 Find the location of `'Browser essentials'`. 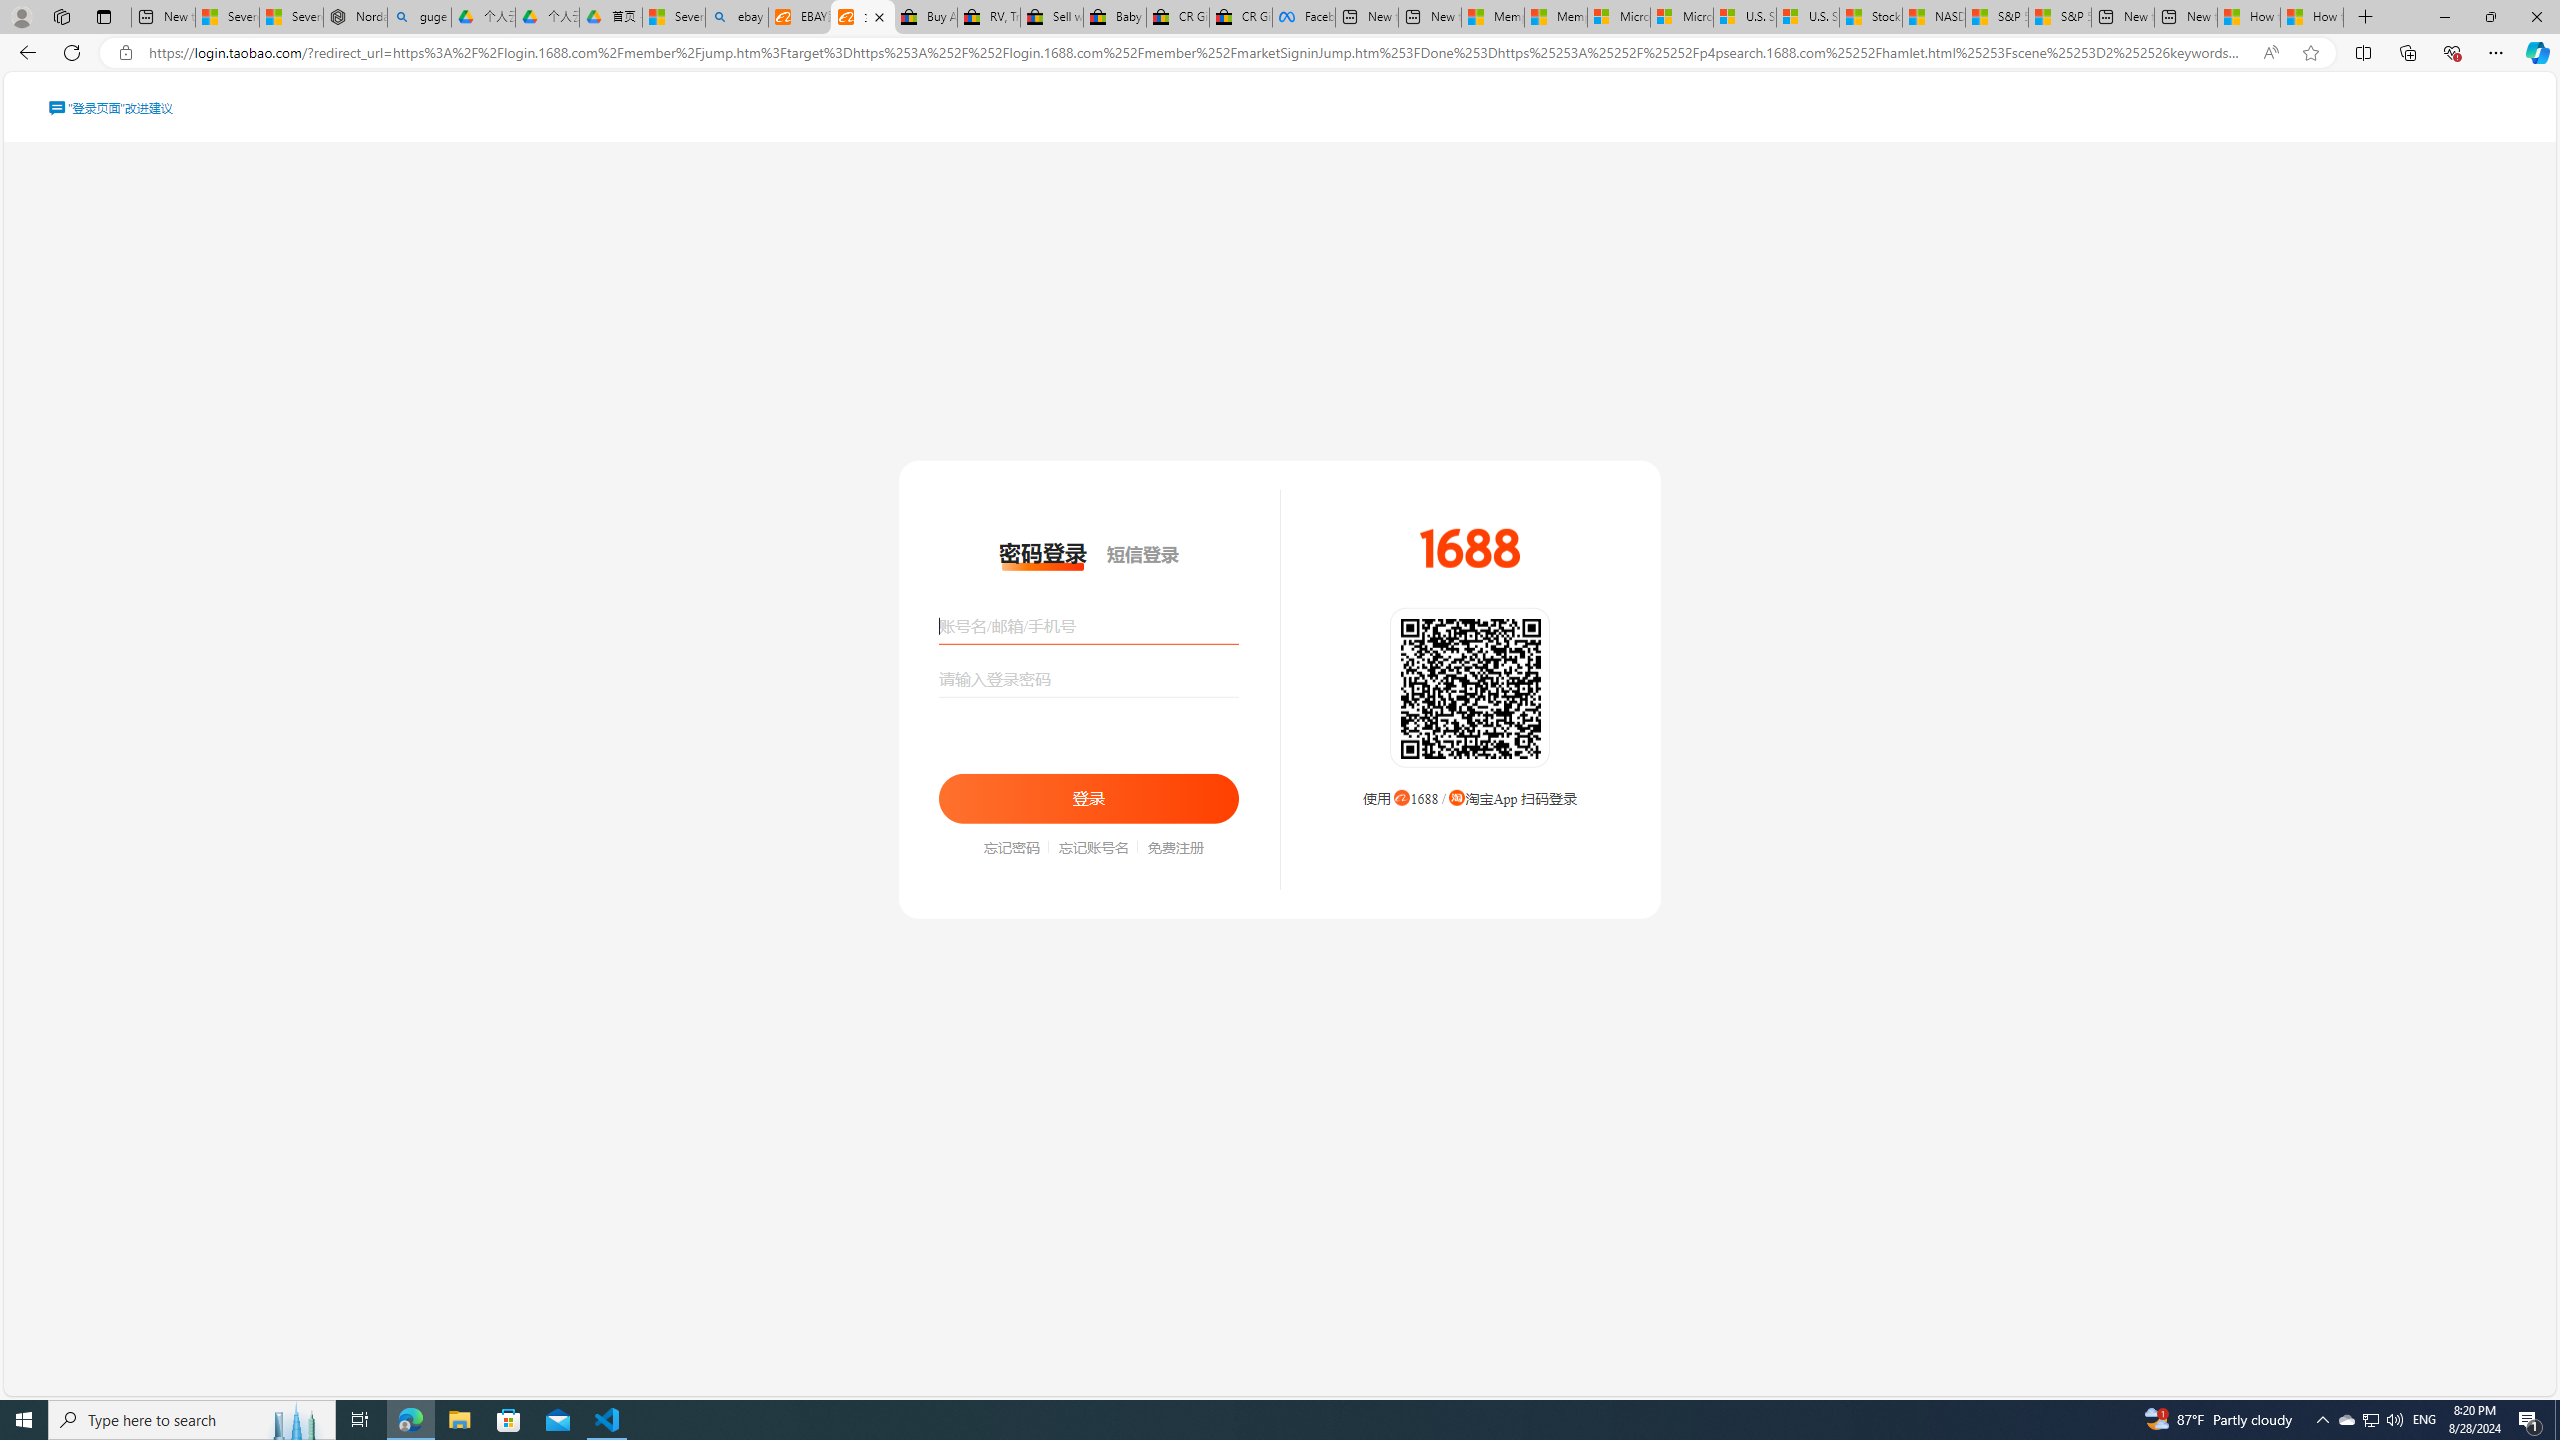

'Browser essentials' is located at coordinates (2451, 51).